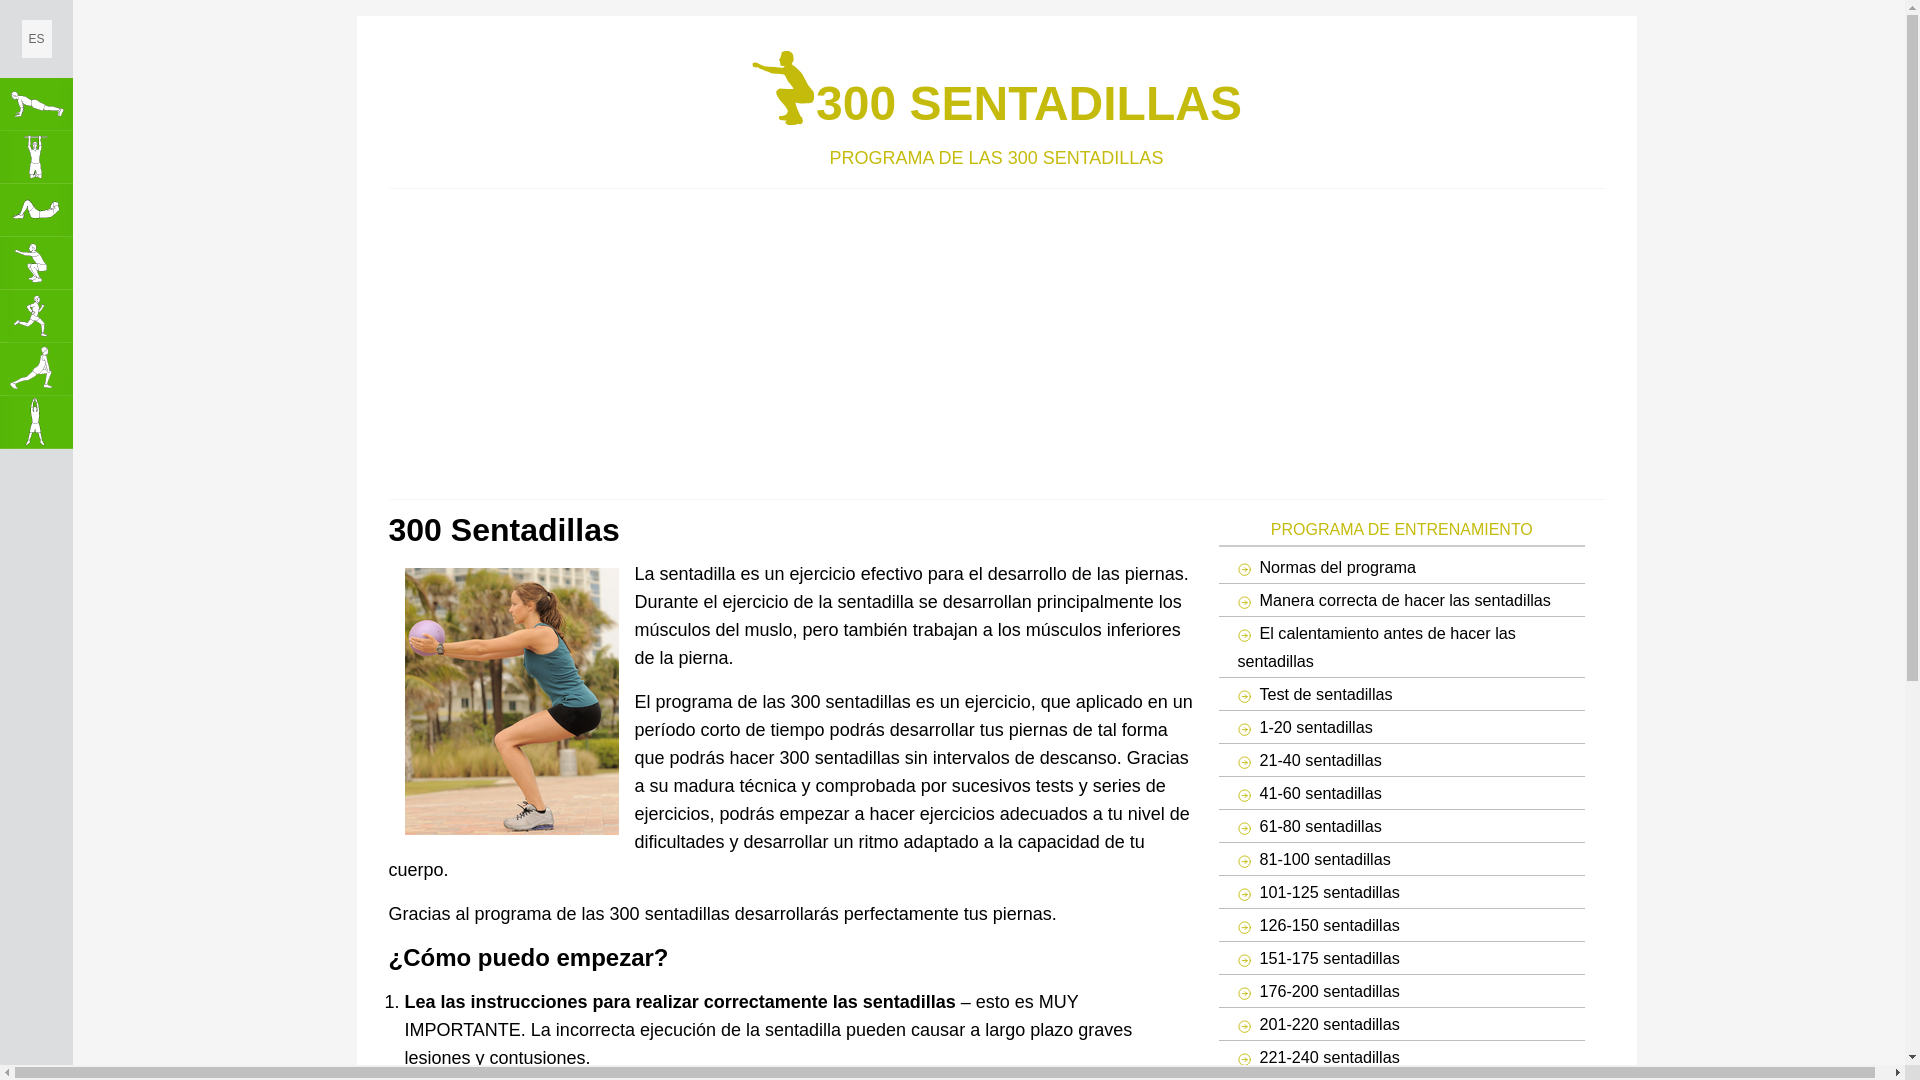  What do you see at coordinates (0, 369) in the screenshot?
I see `'Haga Estiramientos'` at bounding box center [0, 369].